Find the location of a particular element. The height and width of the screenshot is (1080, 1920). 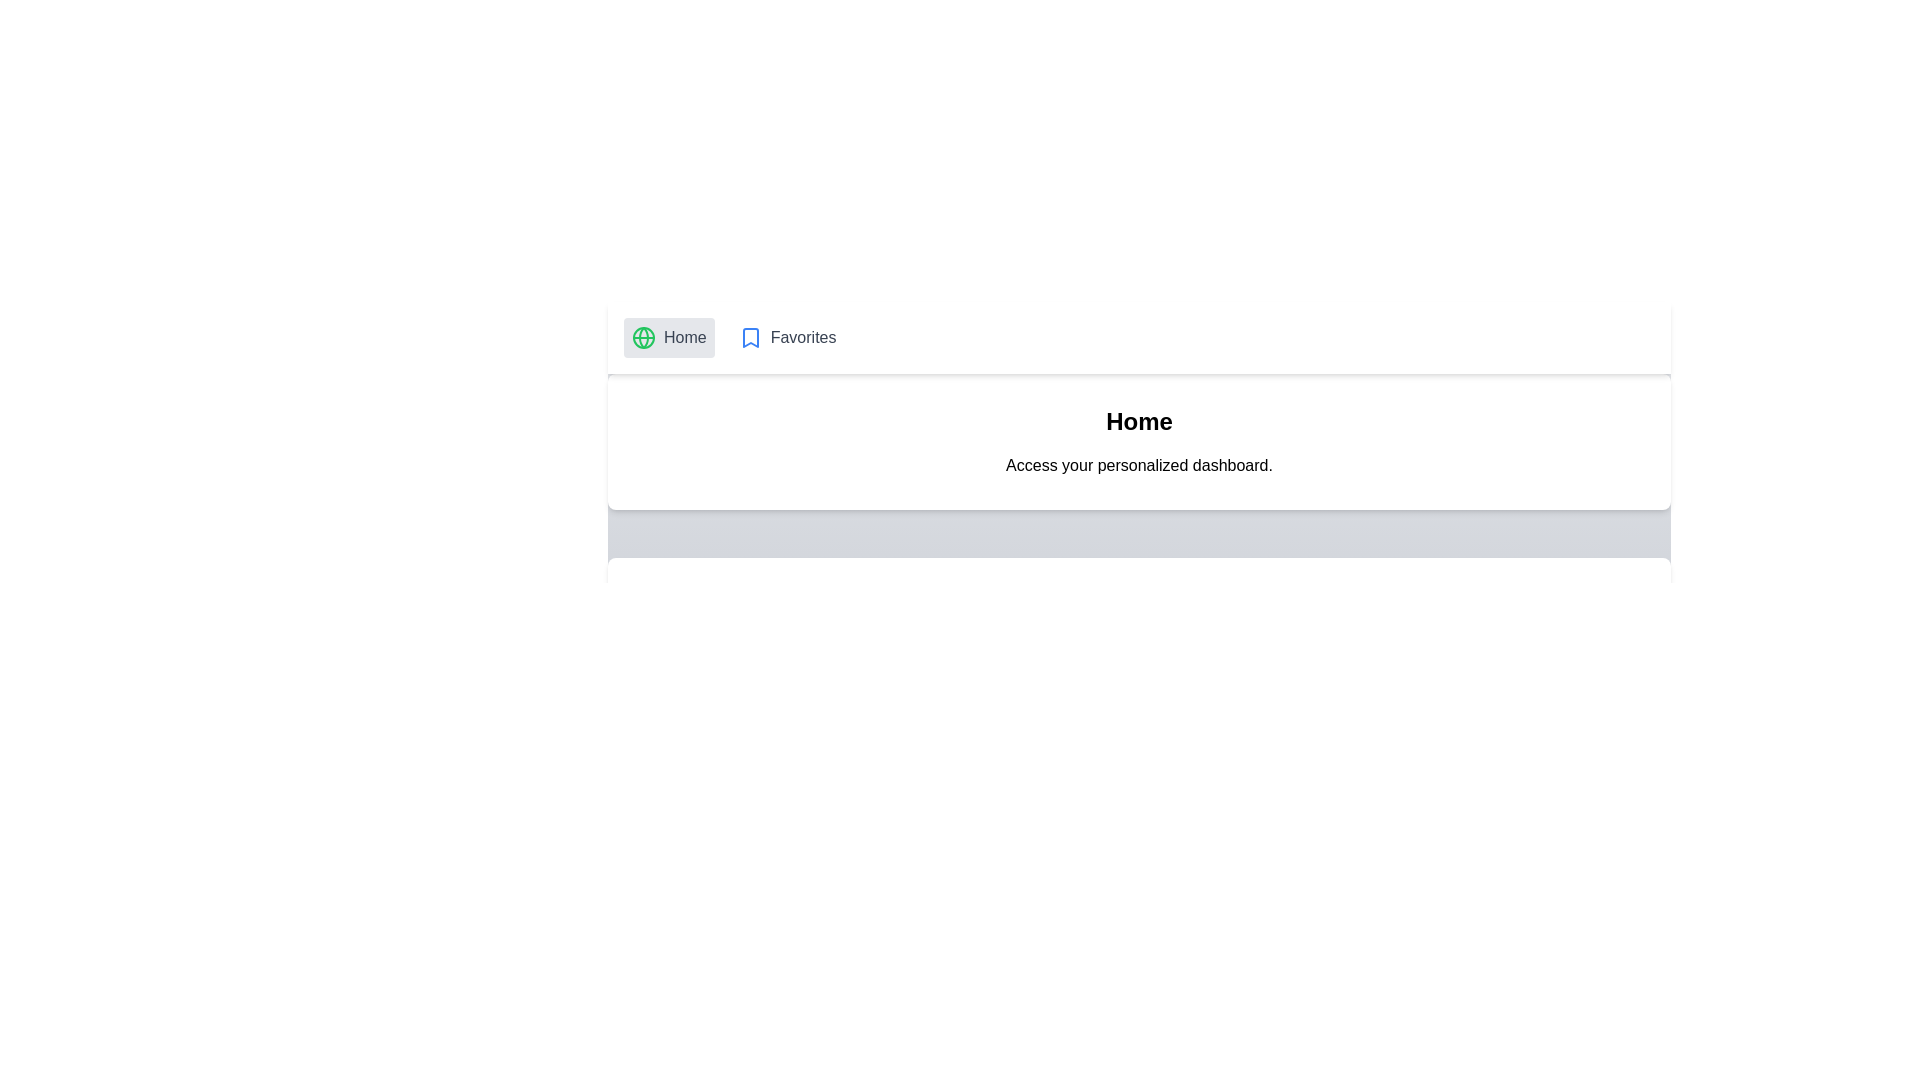

the second clickable list item labeled 'Favorites', which is styled with a blue bookmark icon and is located immediately to the right of the 'Home' item in the navigation bar is located at coordinates (786, 337).